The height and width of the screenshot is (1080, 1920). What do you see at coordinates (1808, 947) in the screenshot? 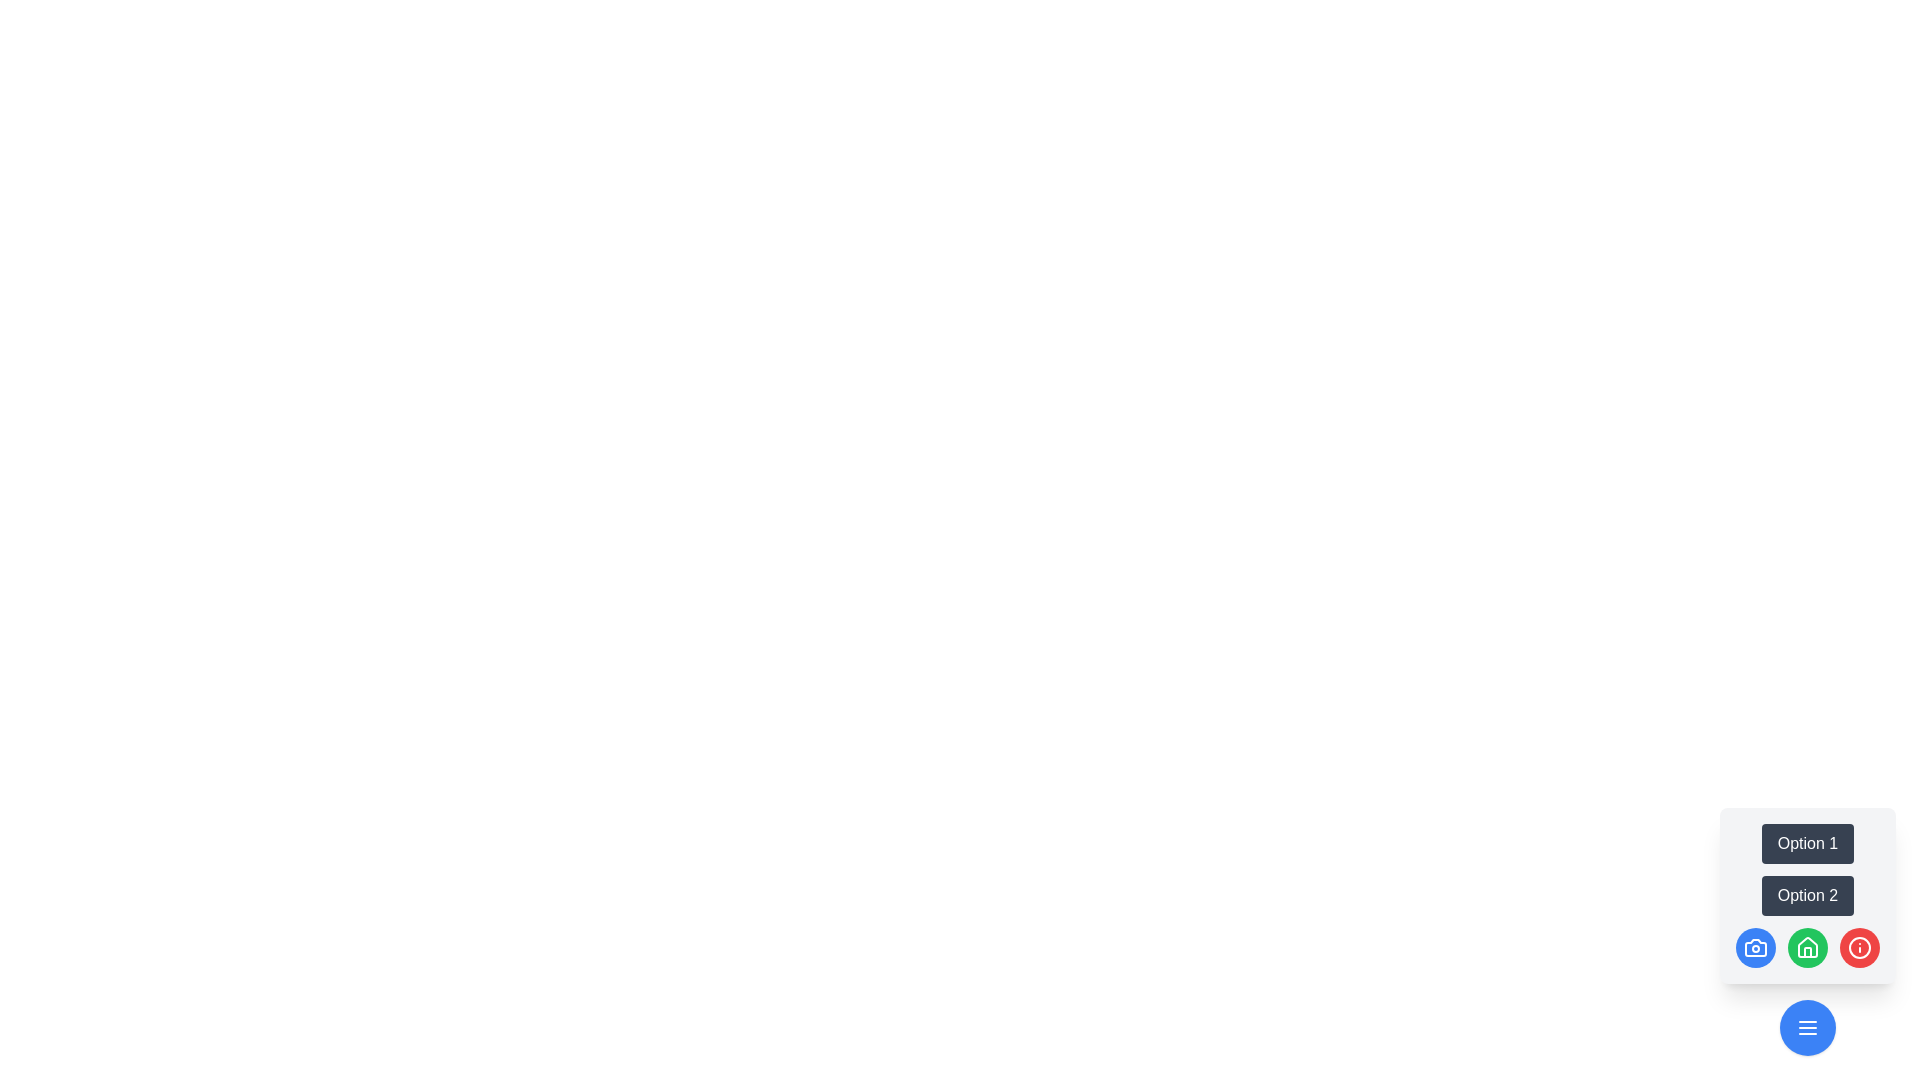
I see `the green circular icon button located in the bottom-right corner of the interface` at bounding box center [1808, 947].